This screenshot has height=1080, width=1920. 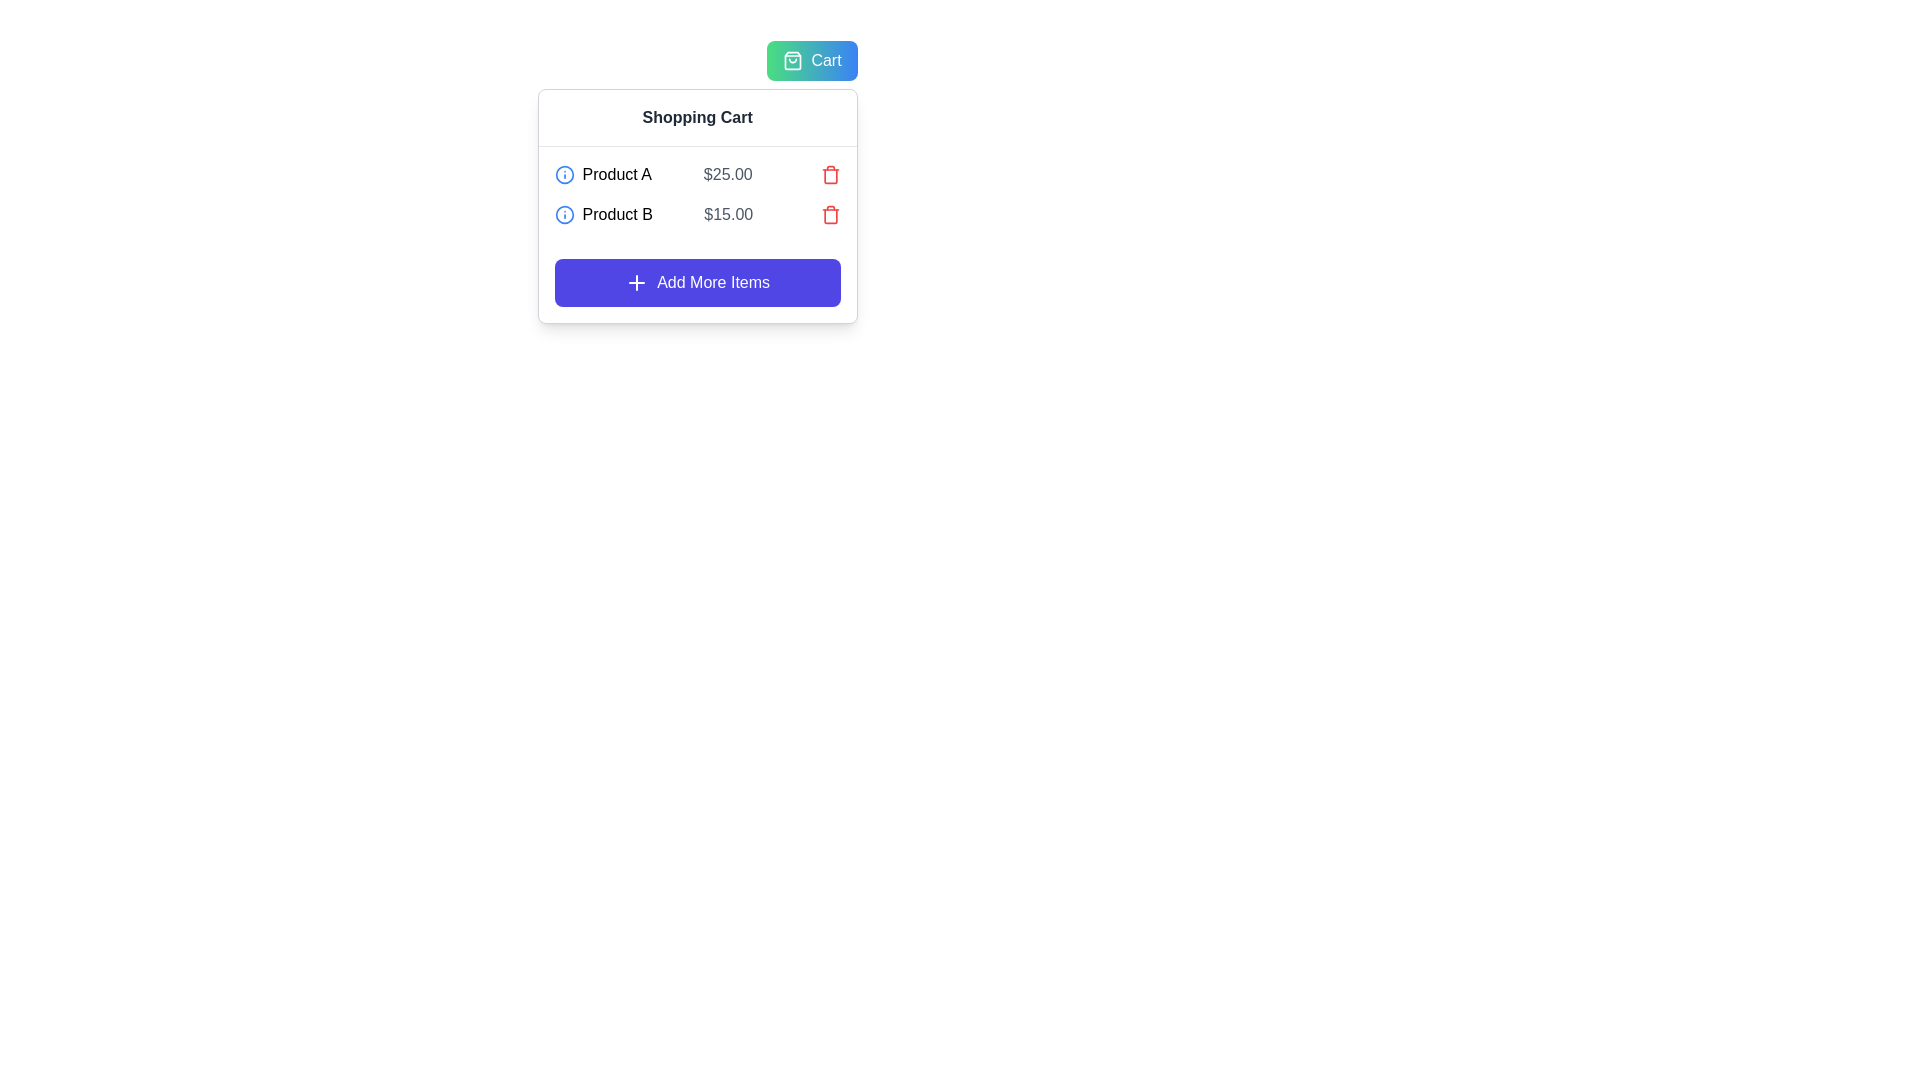 What do you see at coordinates (563, 215) in the screenshot?
I see `the informational icon located to the left of the 'Product B' text label in the shopping cart list` at bounding box center [563, 215].